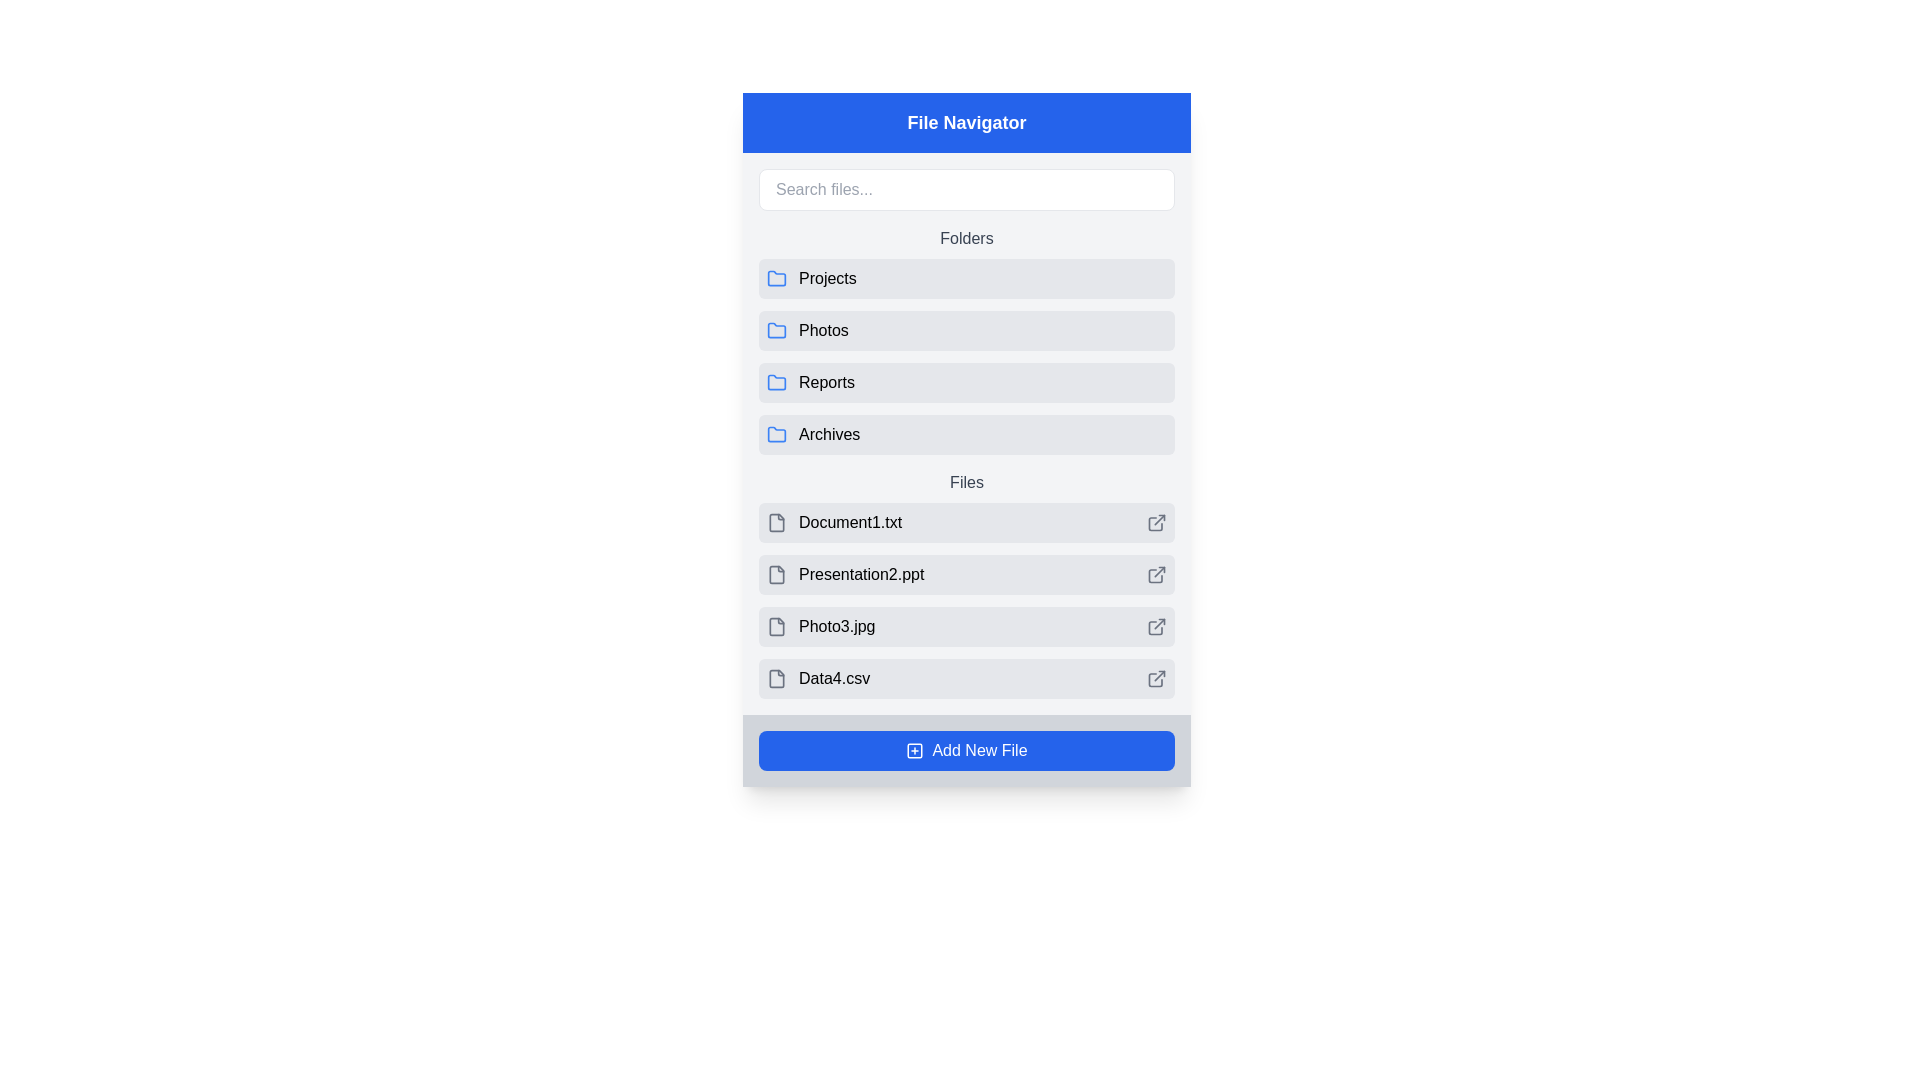 Image resolution: width=1920 pixels, height=1080 pixels. I want to click on the button at the bottom of the 'File Navigator' panel, so click(966, 751).